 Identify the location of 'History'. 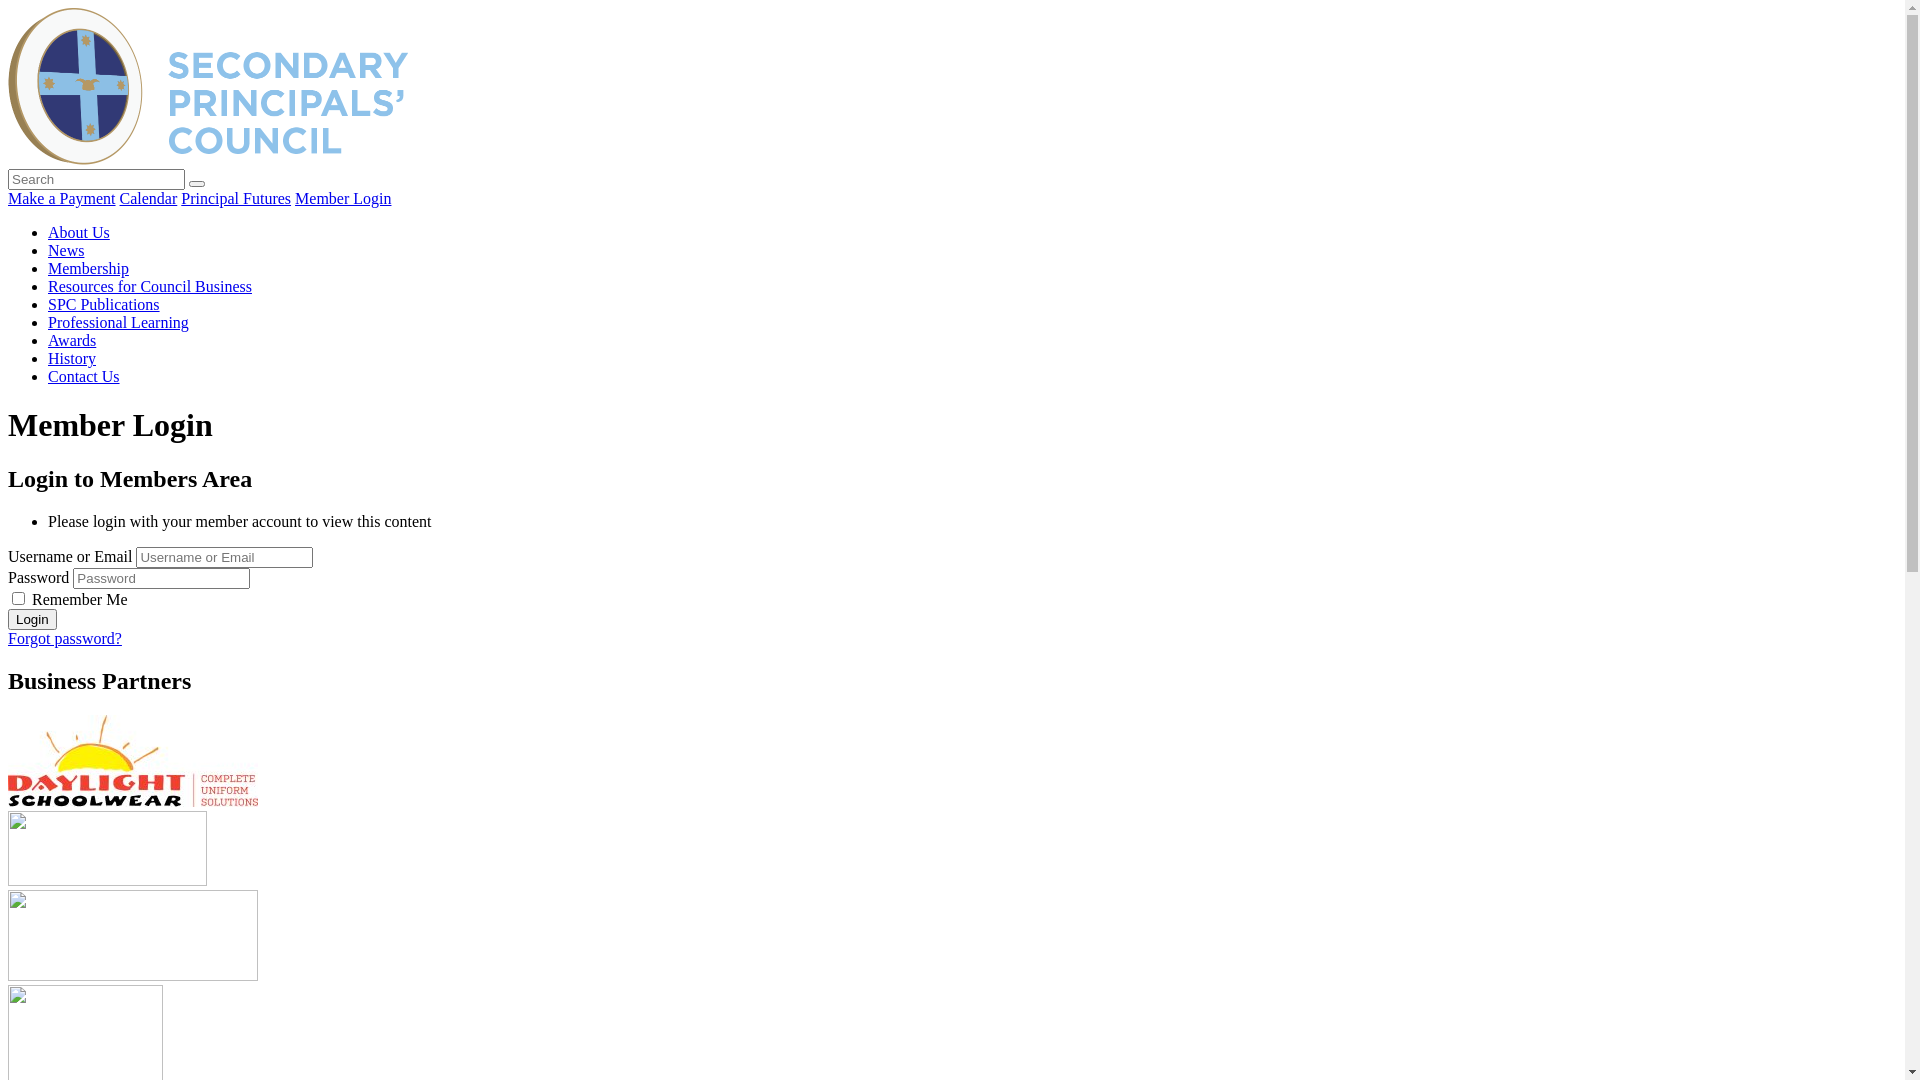
(48, 357).